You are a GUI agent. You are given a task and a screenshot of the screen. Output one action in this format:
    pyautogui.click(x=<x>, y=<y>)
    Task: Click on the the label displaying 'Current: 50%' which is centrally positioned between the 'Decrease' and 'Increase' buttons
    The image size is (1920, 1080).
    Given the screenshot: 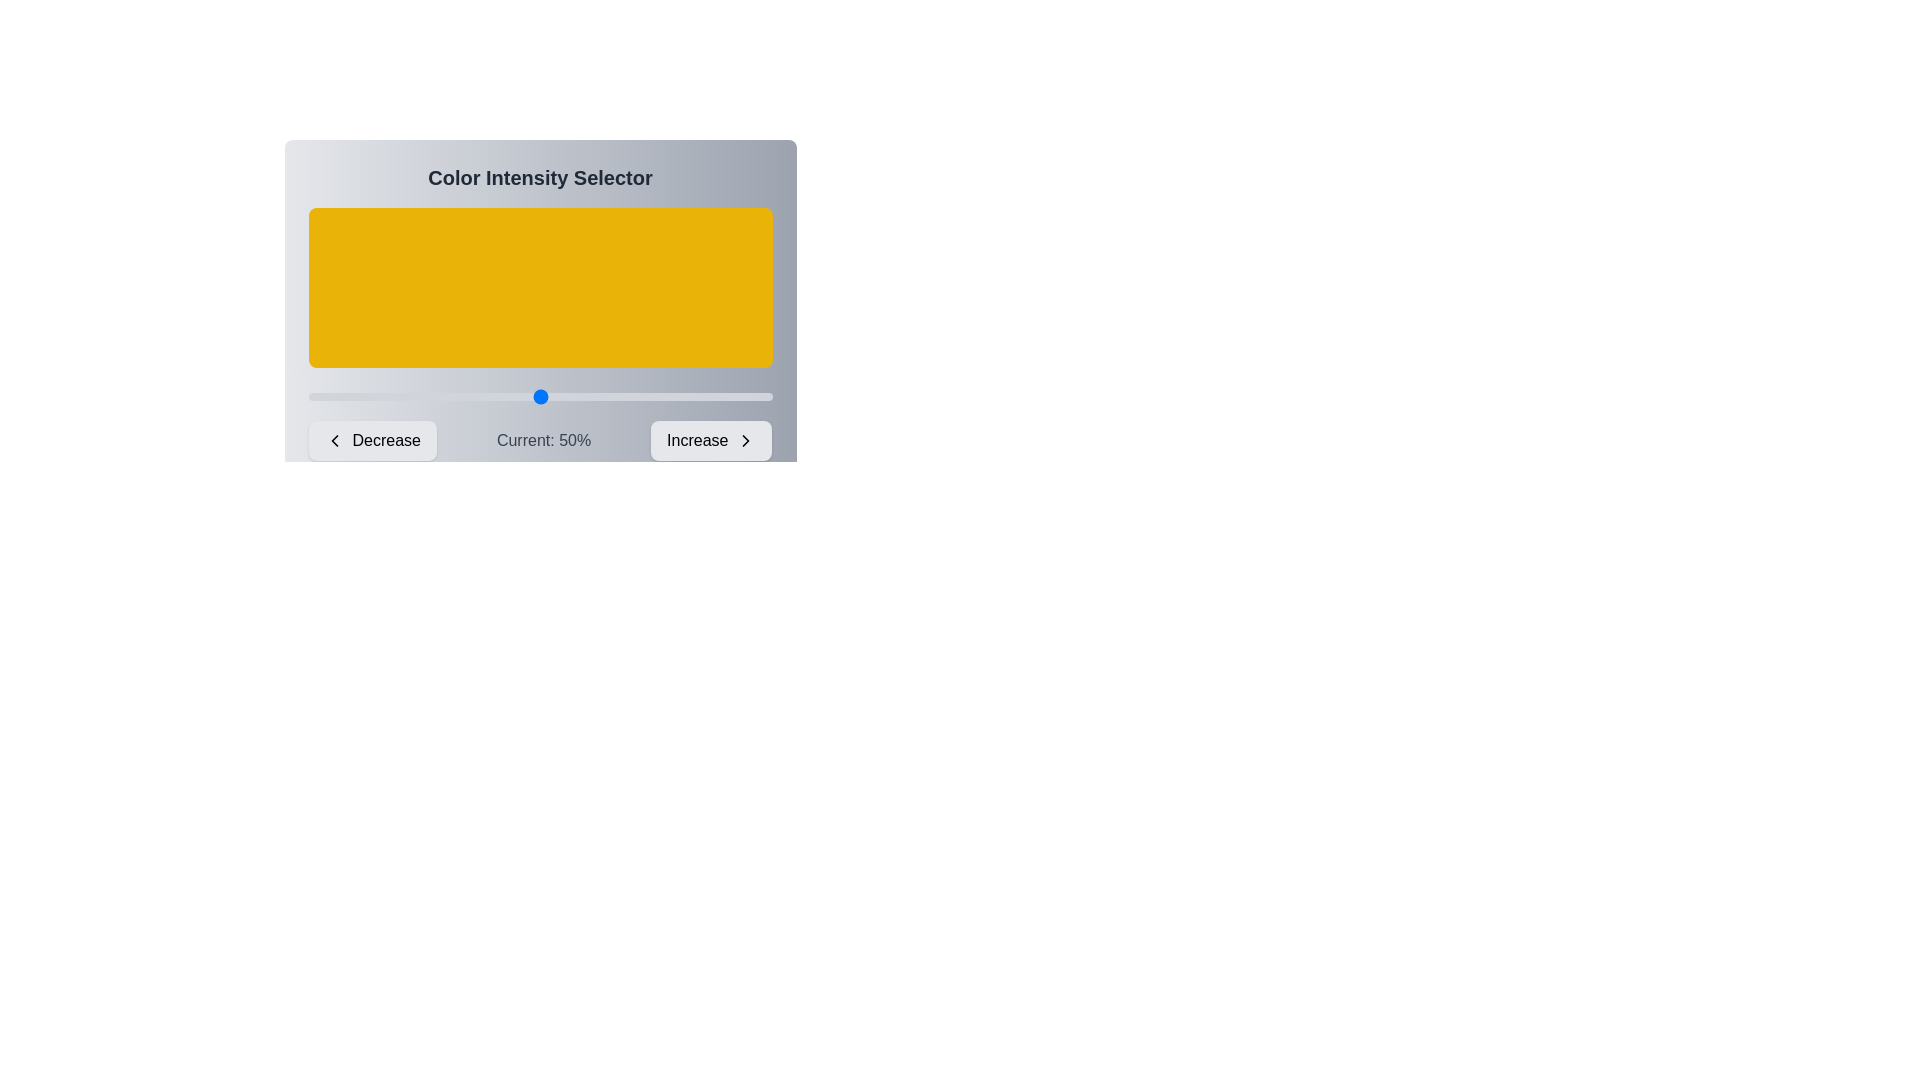 What is the action you would take?
    pyautogui.click(x=544, y=439)
    